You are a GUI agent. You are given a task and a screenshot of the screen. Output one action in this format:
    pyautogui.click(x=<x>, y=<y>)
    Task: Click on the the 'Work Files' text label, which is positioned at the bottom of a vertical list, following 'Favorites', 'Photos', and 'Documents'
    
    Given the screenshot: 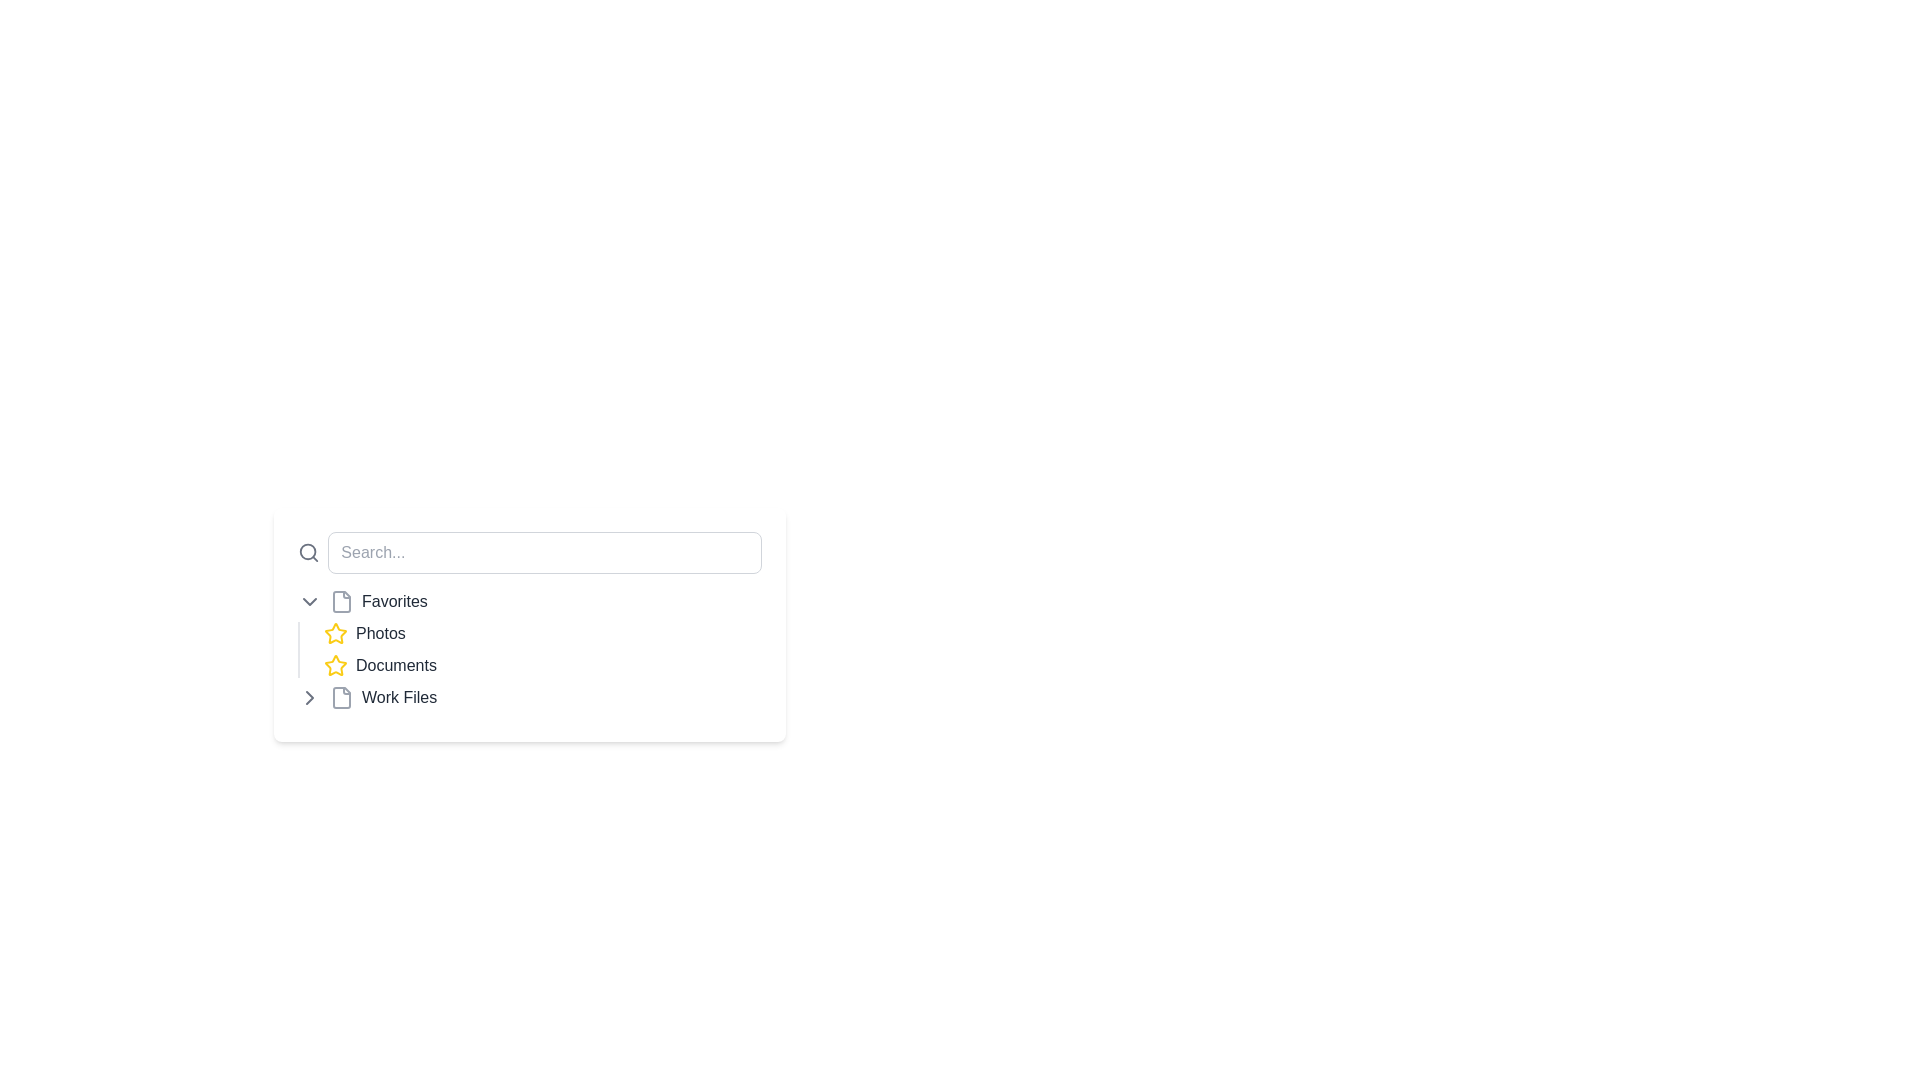 What is the action you would take?
    pyautogui.click(x=399, y=697)
    